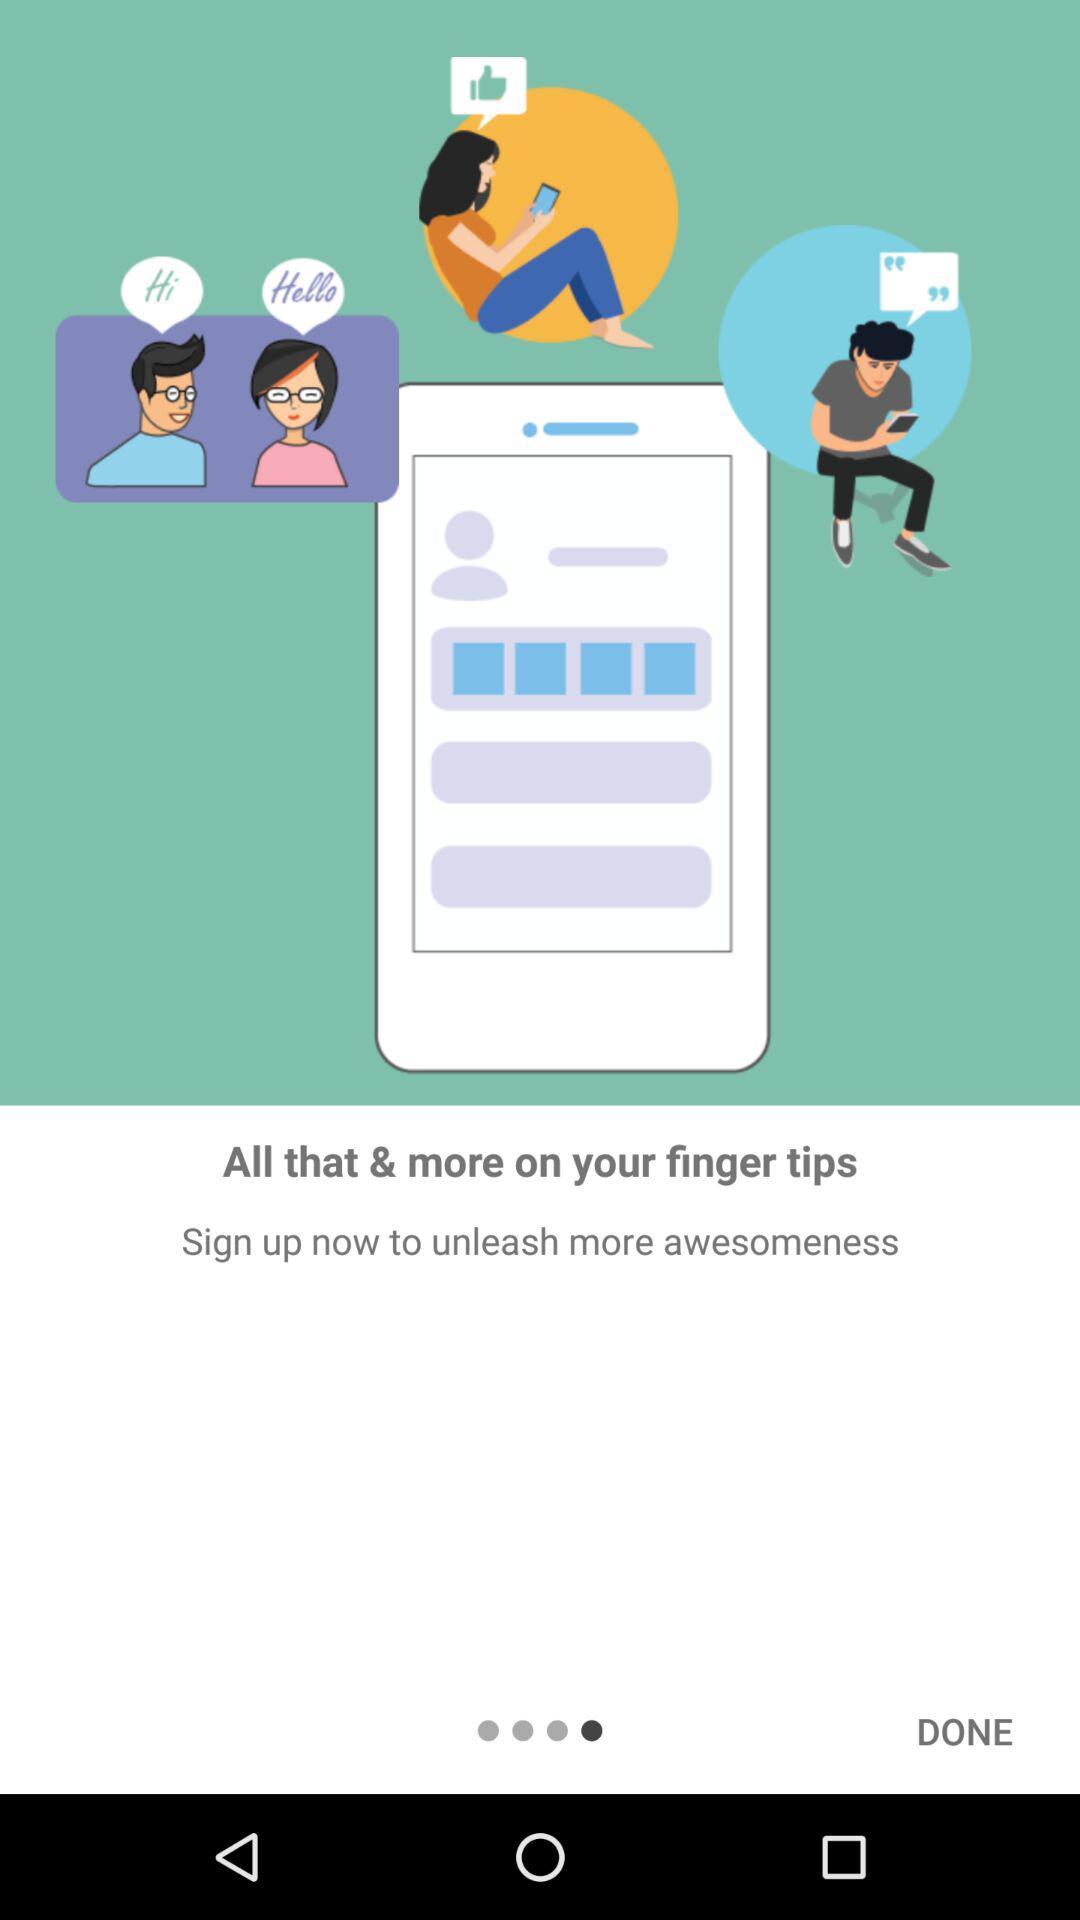 This screenshot has height=1920, width=1080. I want to click on item below sign up now icon, so click(963, 1730).